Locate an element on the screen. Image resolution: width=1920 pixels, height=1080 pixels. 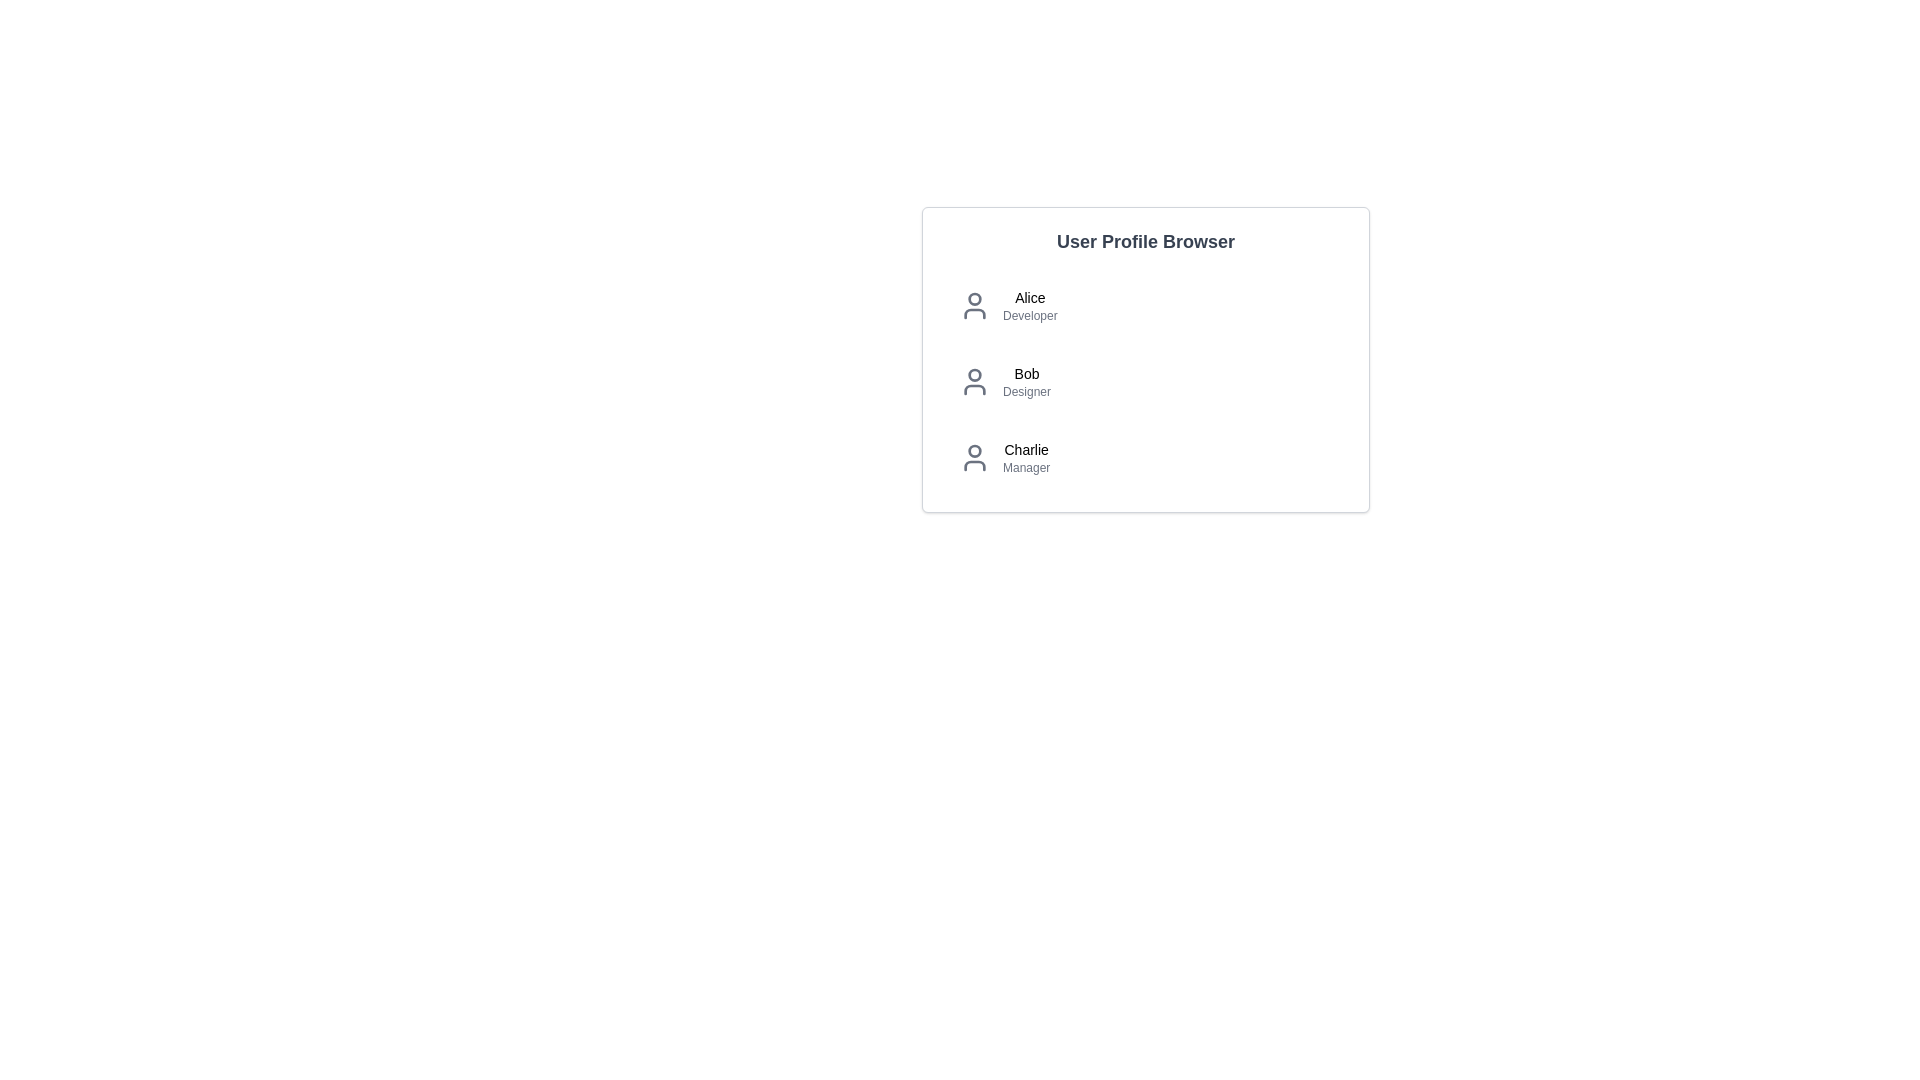
the lower curved stroke of the user icon representing 'Alice Developer', which is part of an SVG structure is located at coordinates (974, 313).